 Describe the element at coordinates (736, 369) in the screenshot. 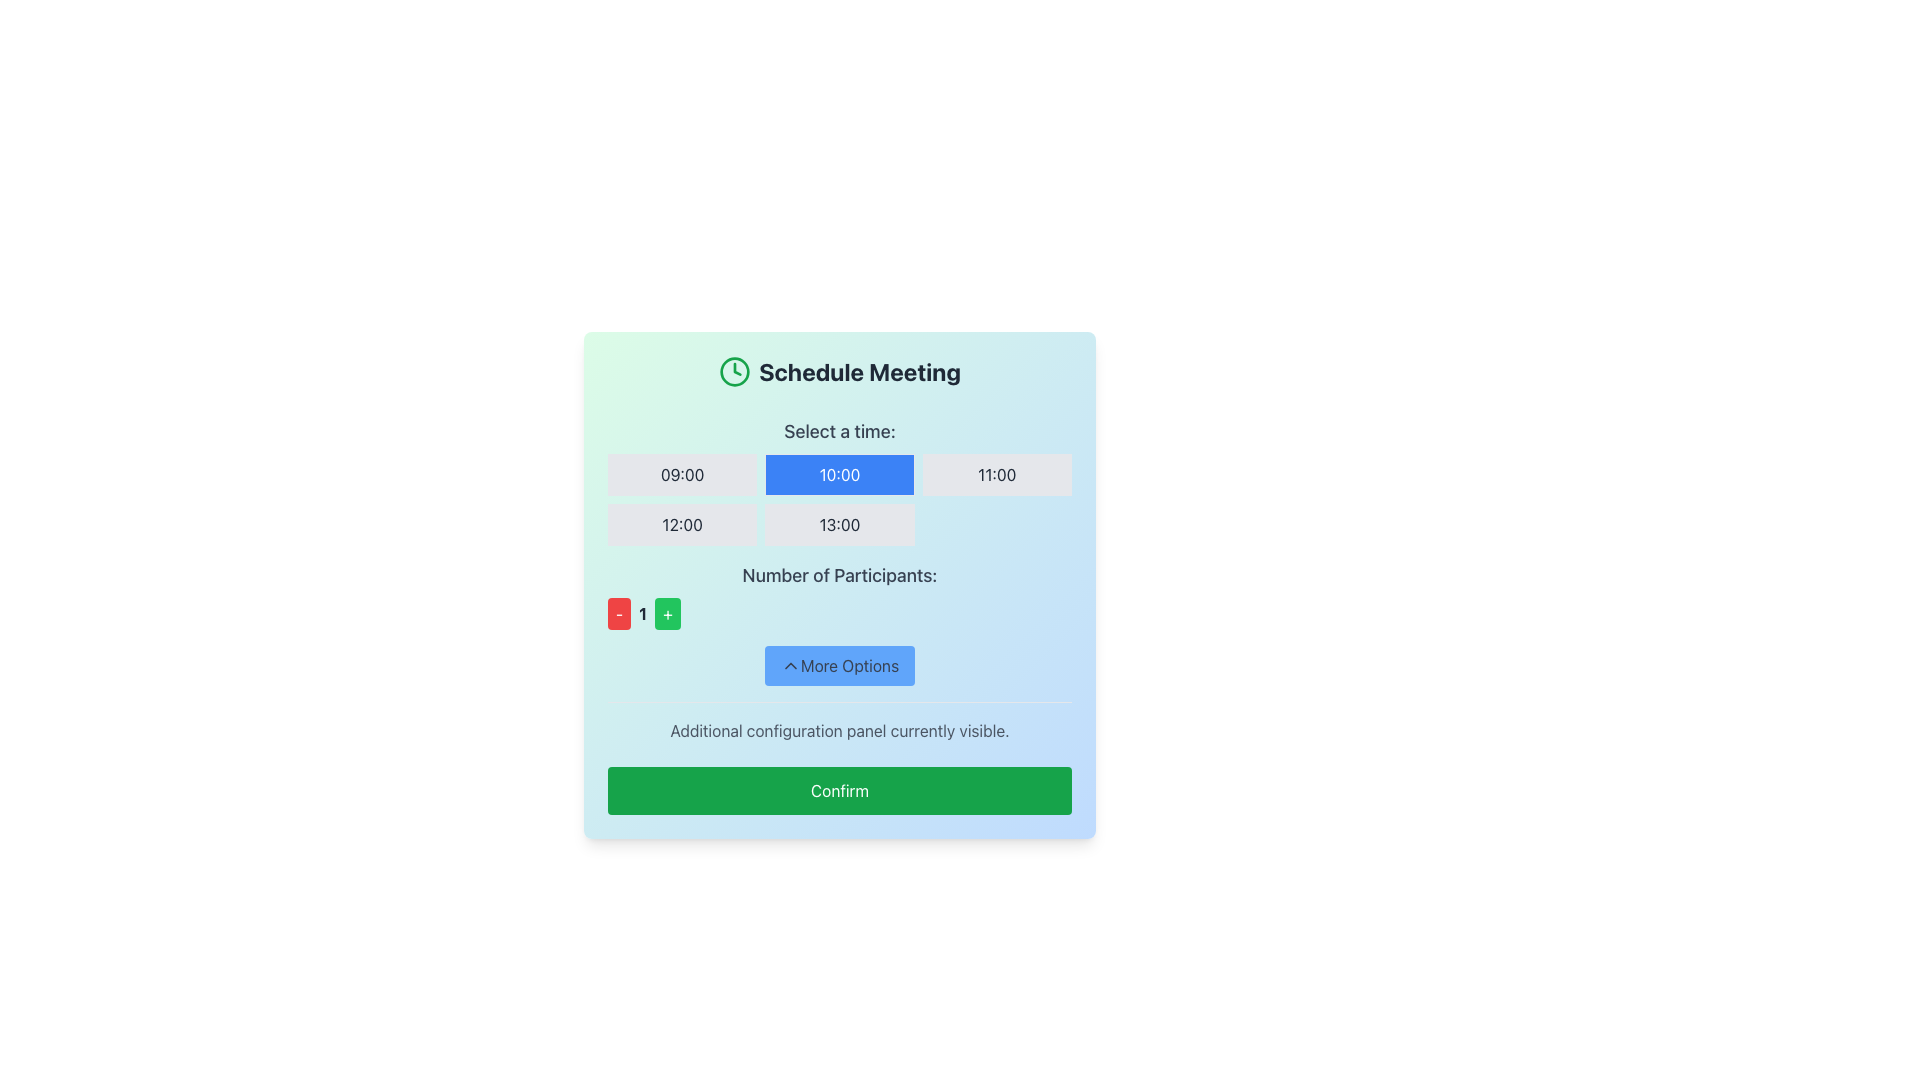

I see `the triangle element inside the circular clock icon, which resembles the hour and minute hand pointing between 6 o'clock and 3 o'clock` at that location.